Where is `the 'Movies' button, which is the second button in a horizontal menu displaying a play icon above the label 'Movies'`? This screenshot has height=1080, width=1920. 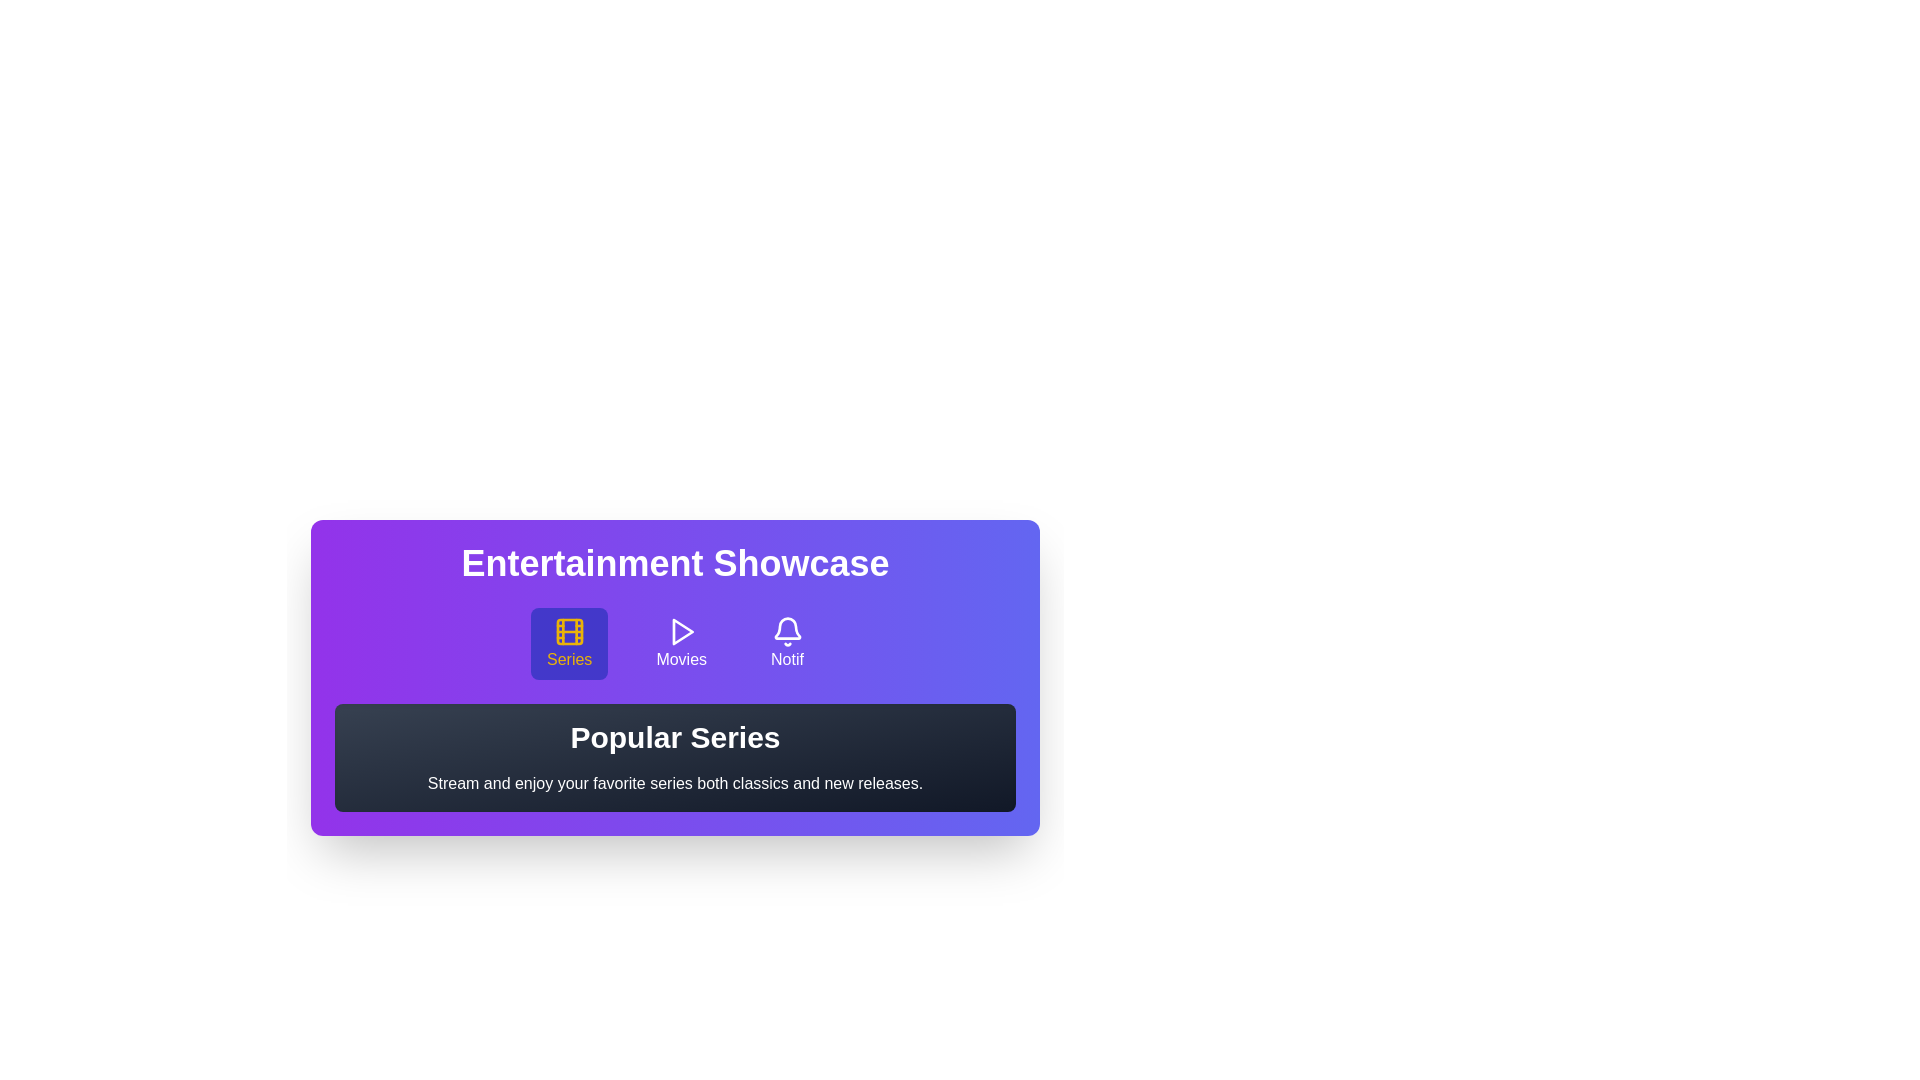 the 'Movies' button, which is the second button in a horizontal menu displaying a play icon above the label 'Movies' is located at coordinates (681, 644).